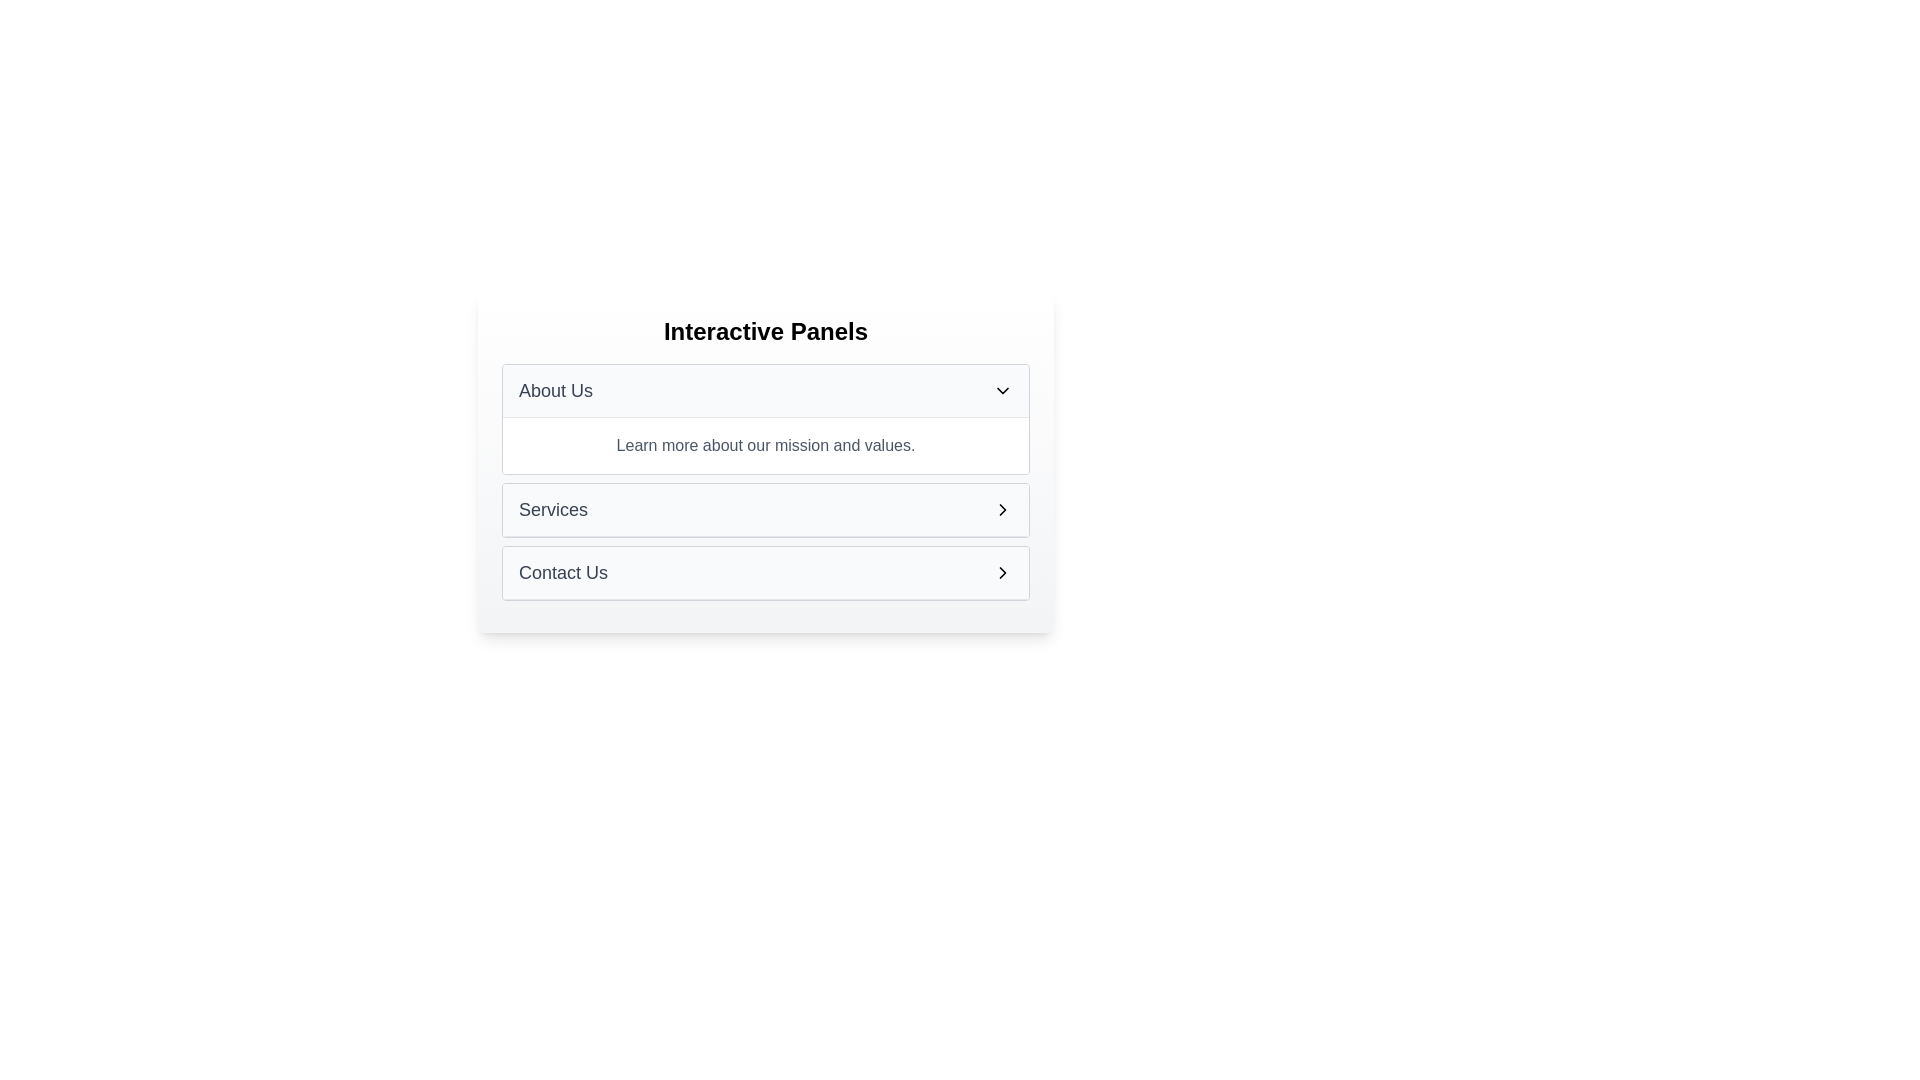  I want to click on the 'About Us' section of the Collapsible Panel titled 'Interactive Panels', so click(765, 462).